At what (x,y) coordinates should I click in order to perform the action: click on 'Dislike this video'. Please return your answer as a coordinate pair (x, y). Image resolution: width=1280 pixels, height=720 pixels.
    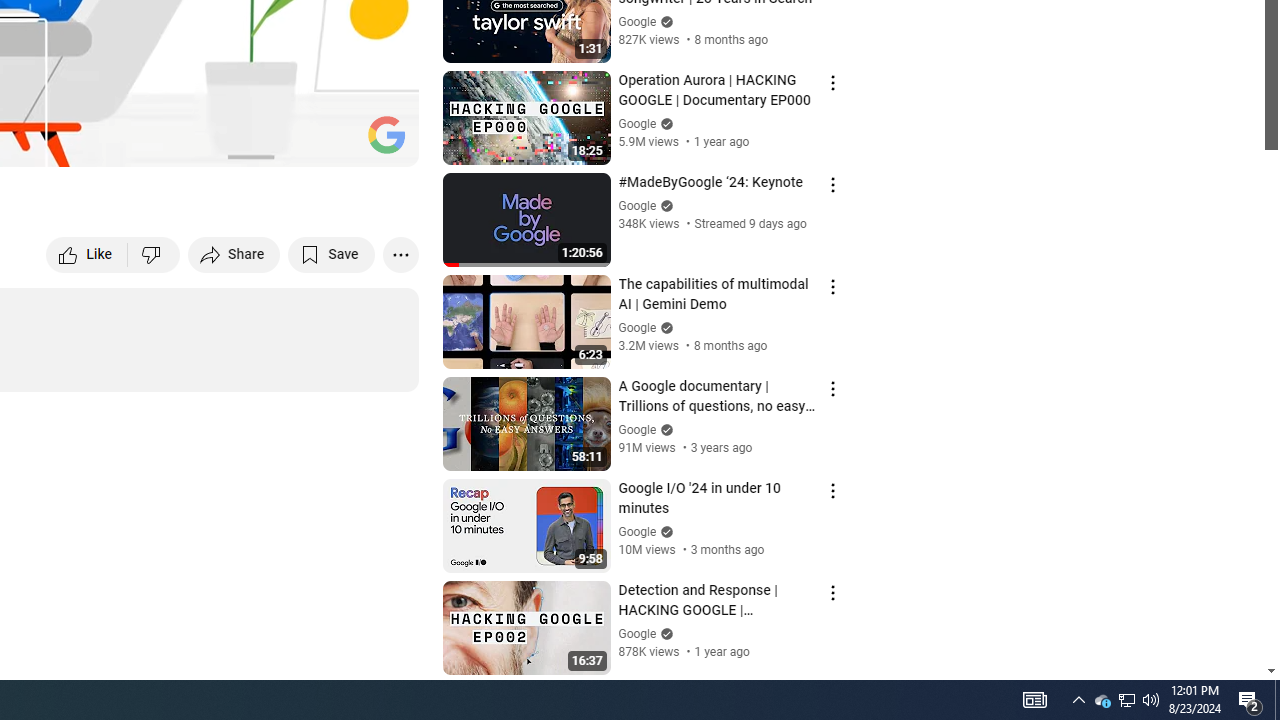
    Looking at the image, I should click on (153, 253).